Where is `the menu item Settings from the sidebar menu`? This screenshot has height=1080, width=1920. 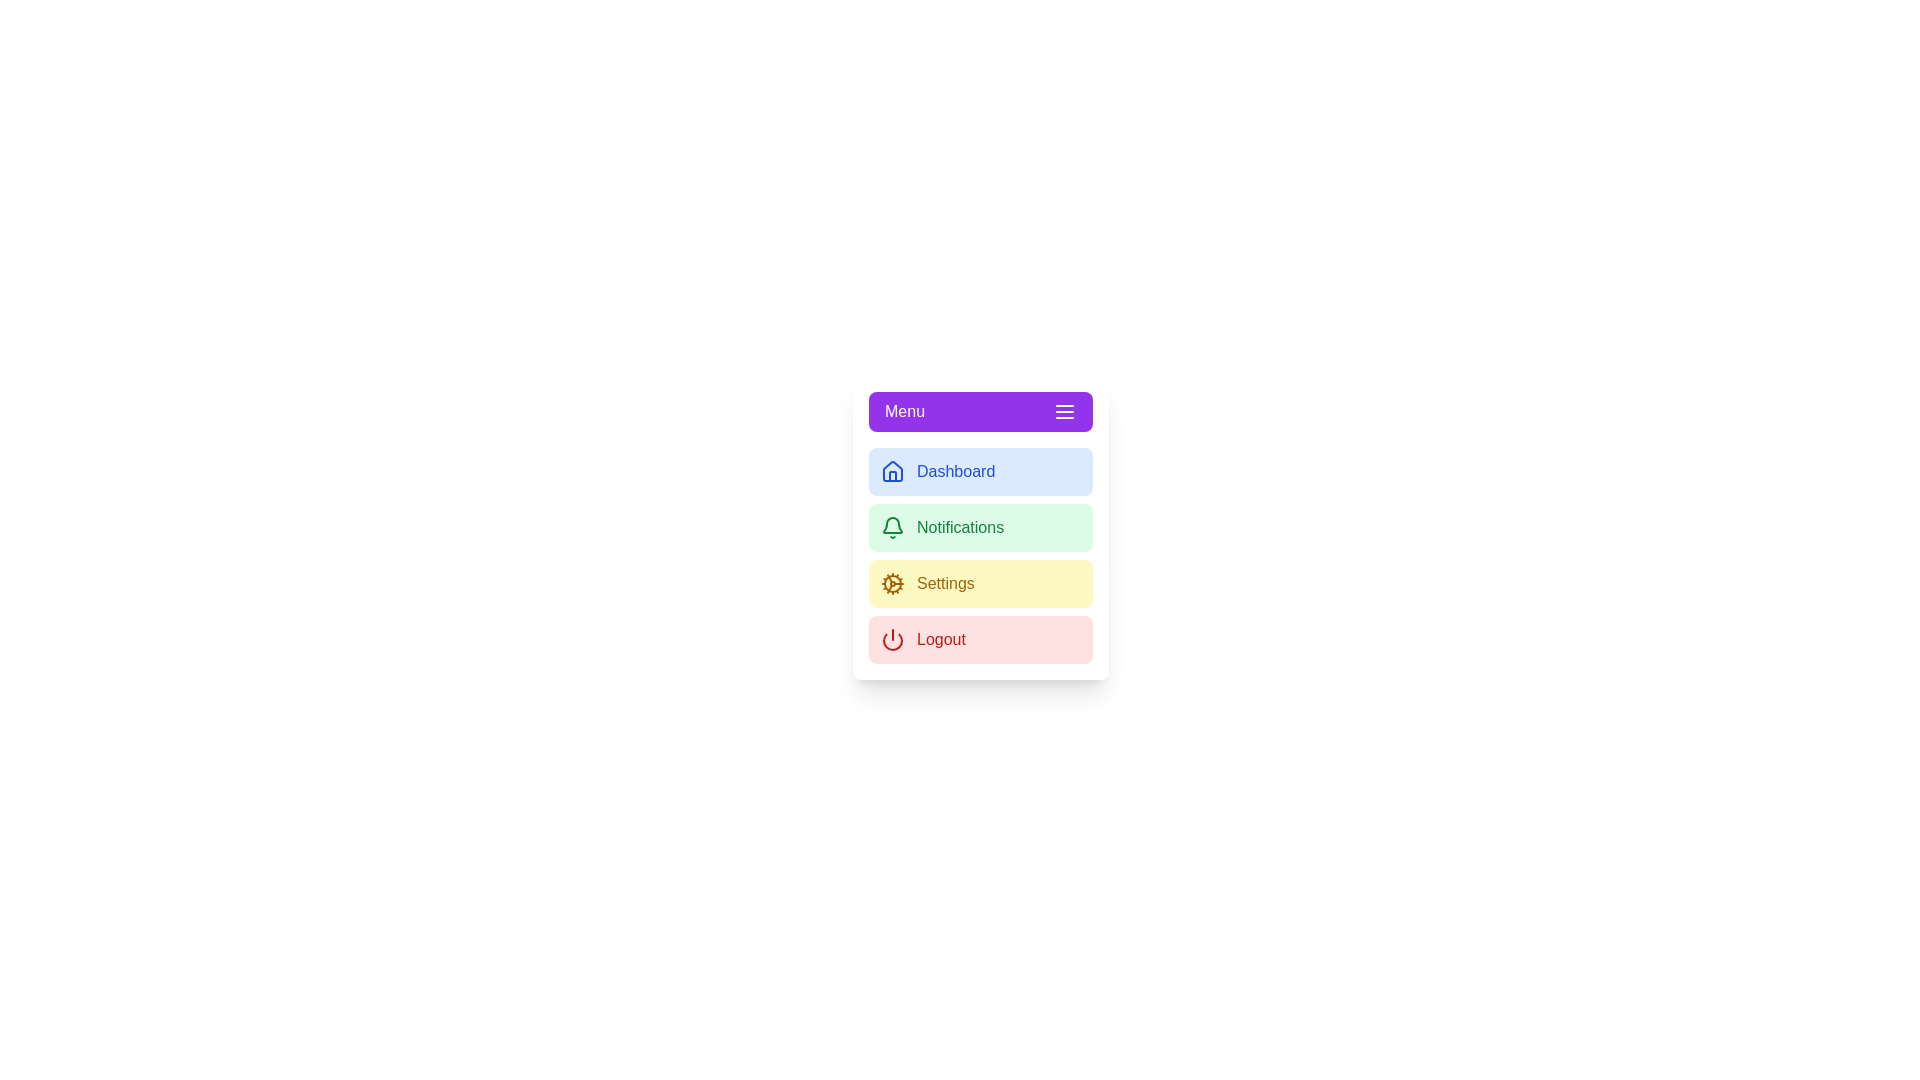
the menu item Settings from the sidebar menu is located at coordinates (980, 583).